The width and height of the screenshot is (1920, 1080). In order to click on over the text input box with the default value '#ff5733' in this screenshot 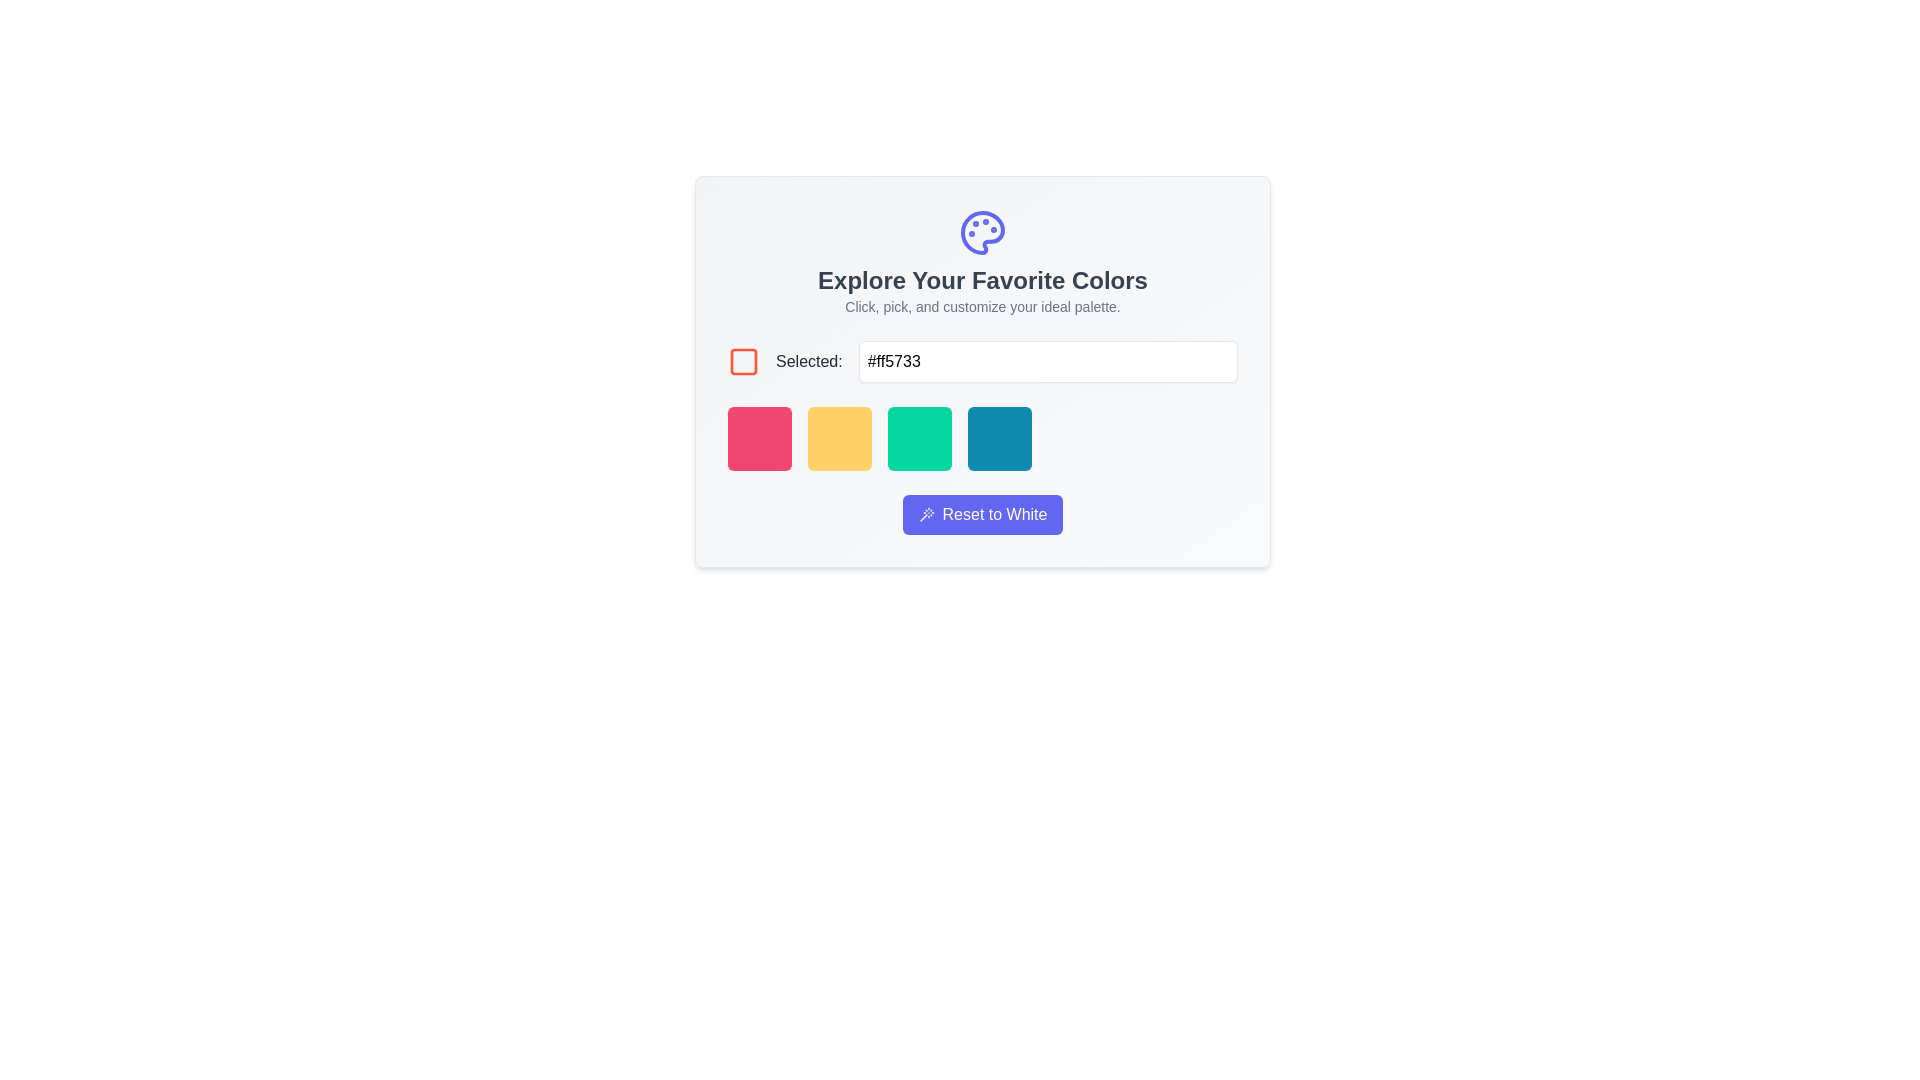, I will do `click(1047, 362)`.